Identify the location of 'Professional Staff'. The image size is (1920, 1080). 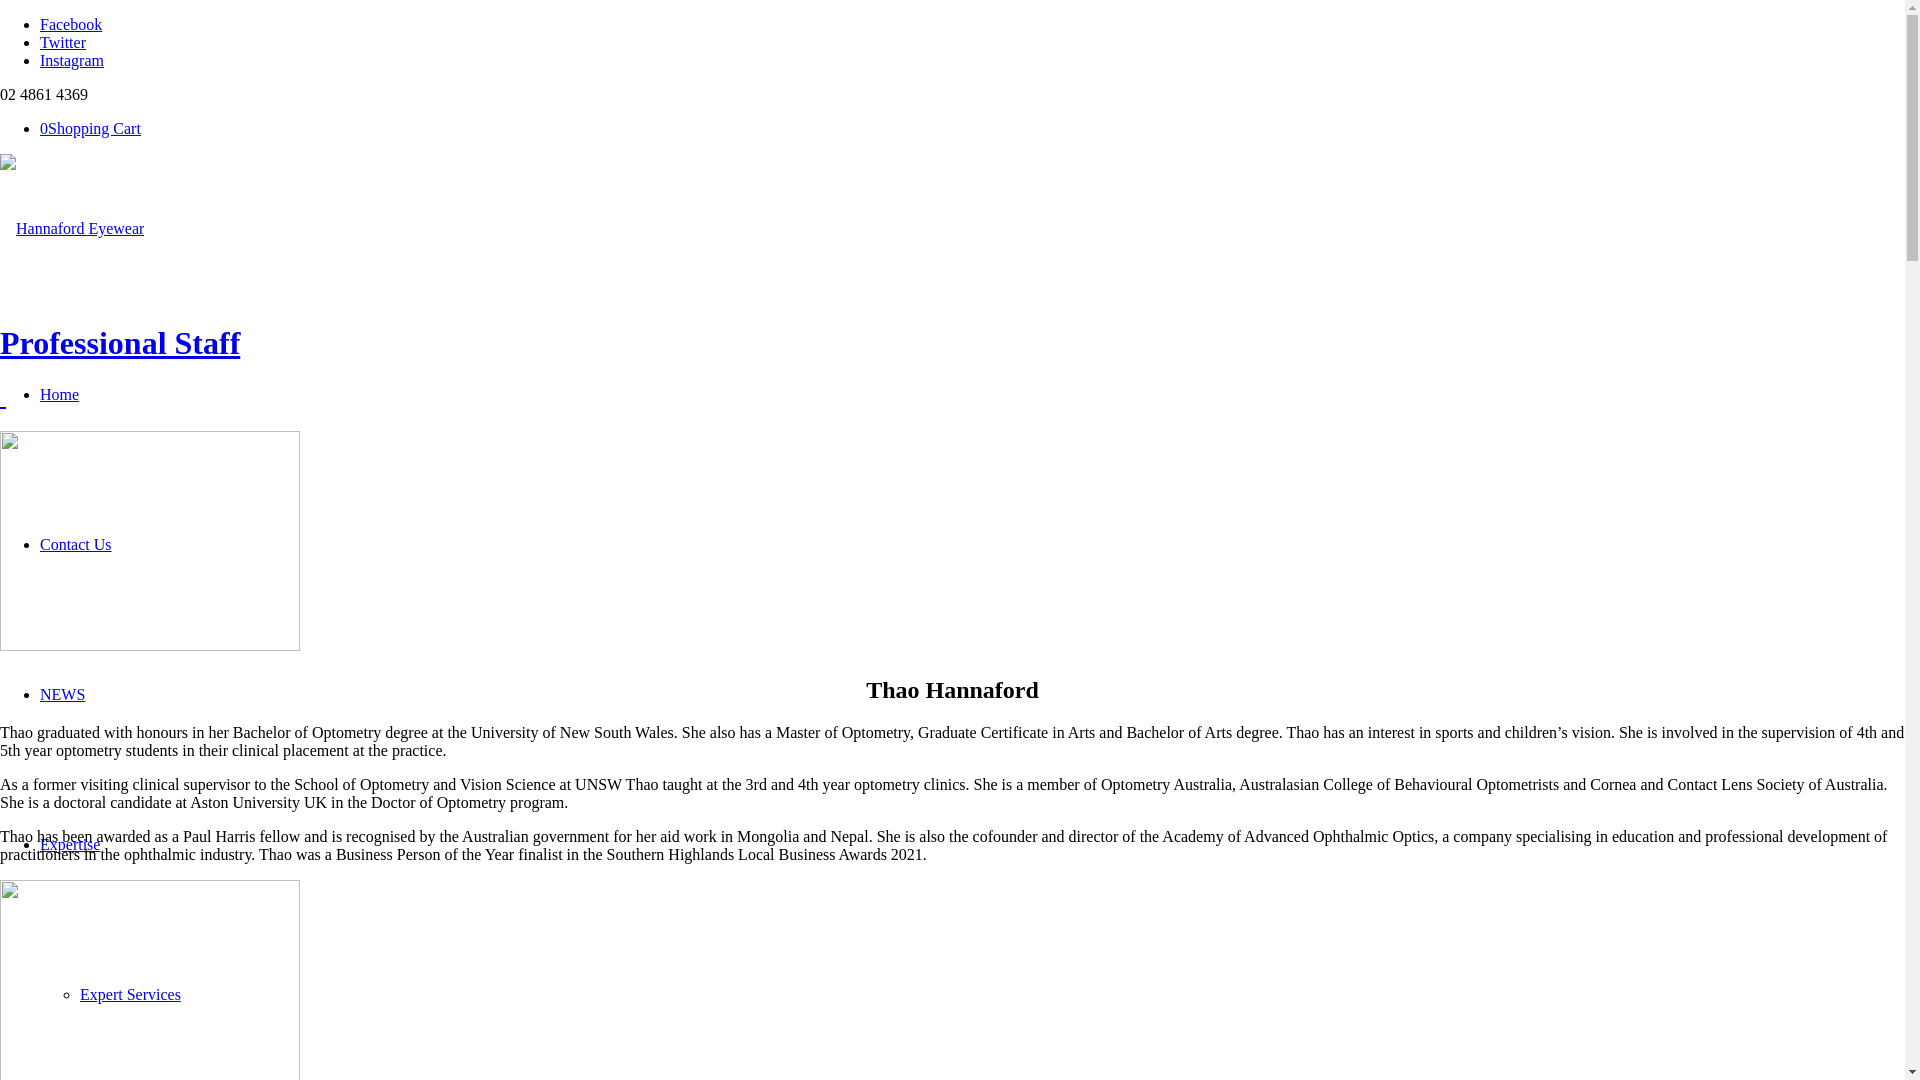
(119, 342).